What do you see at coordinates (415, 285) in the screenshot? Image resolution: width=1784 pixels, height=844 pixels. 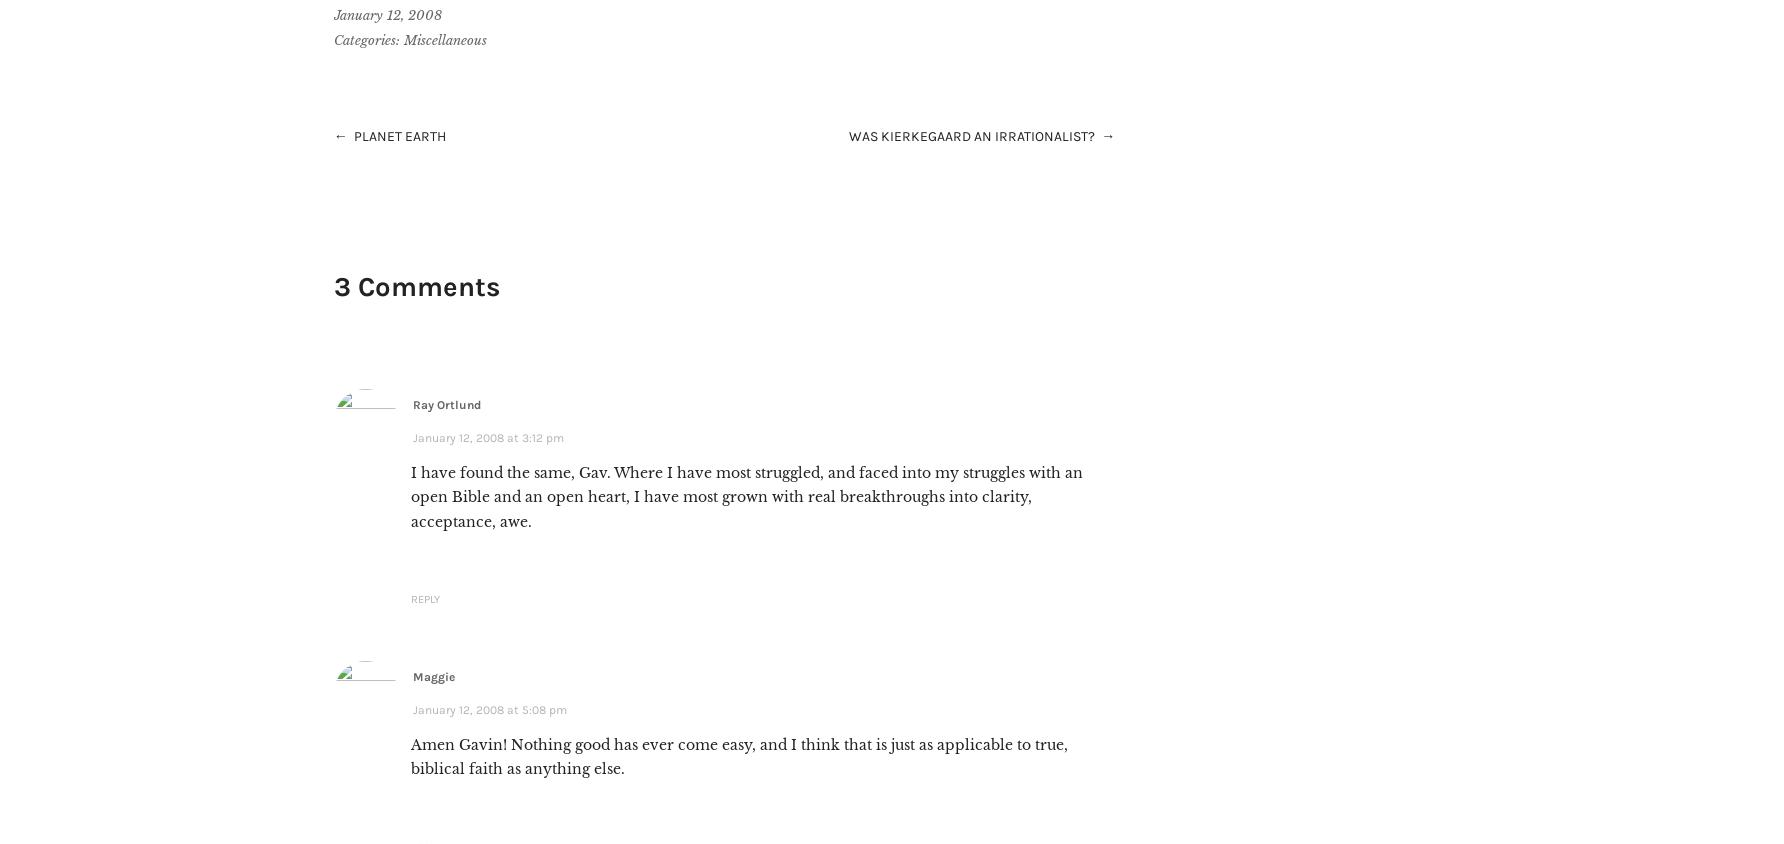 I see `'3 Comments'` at bounding box center [415, 285].